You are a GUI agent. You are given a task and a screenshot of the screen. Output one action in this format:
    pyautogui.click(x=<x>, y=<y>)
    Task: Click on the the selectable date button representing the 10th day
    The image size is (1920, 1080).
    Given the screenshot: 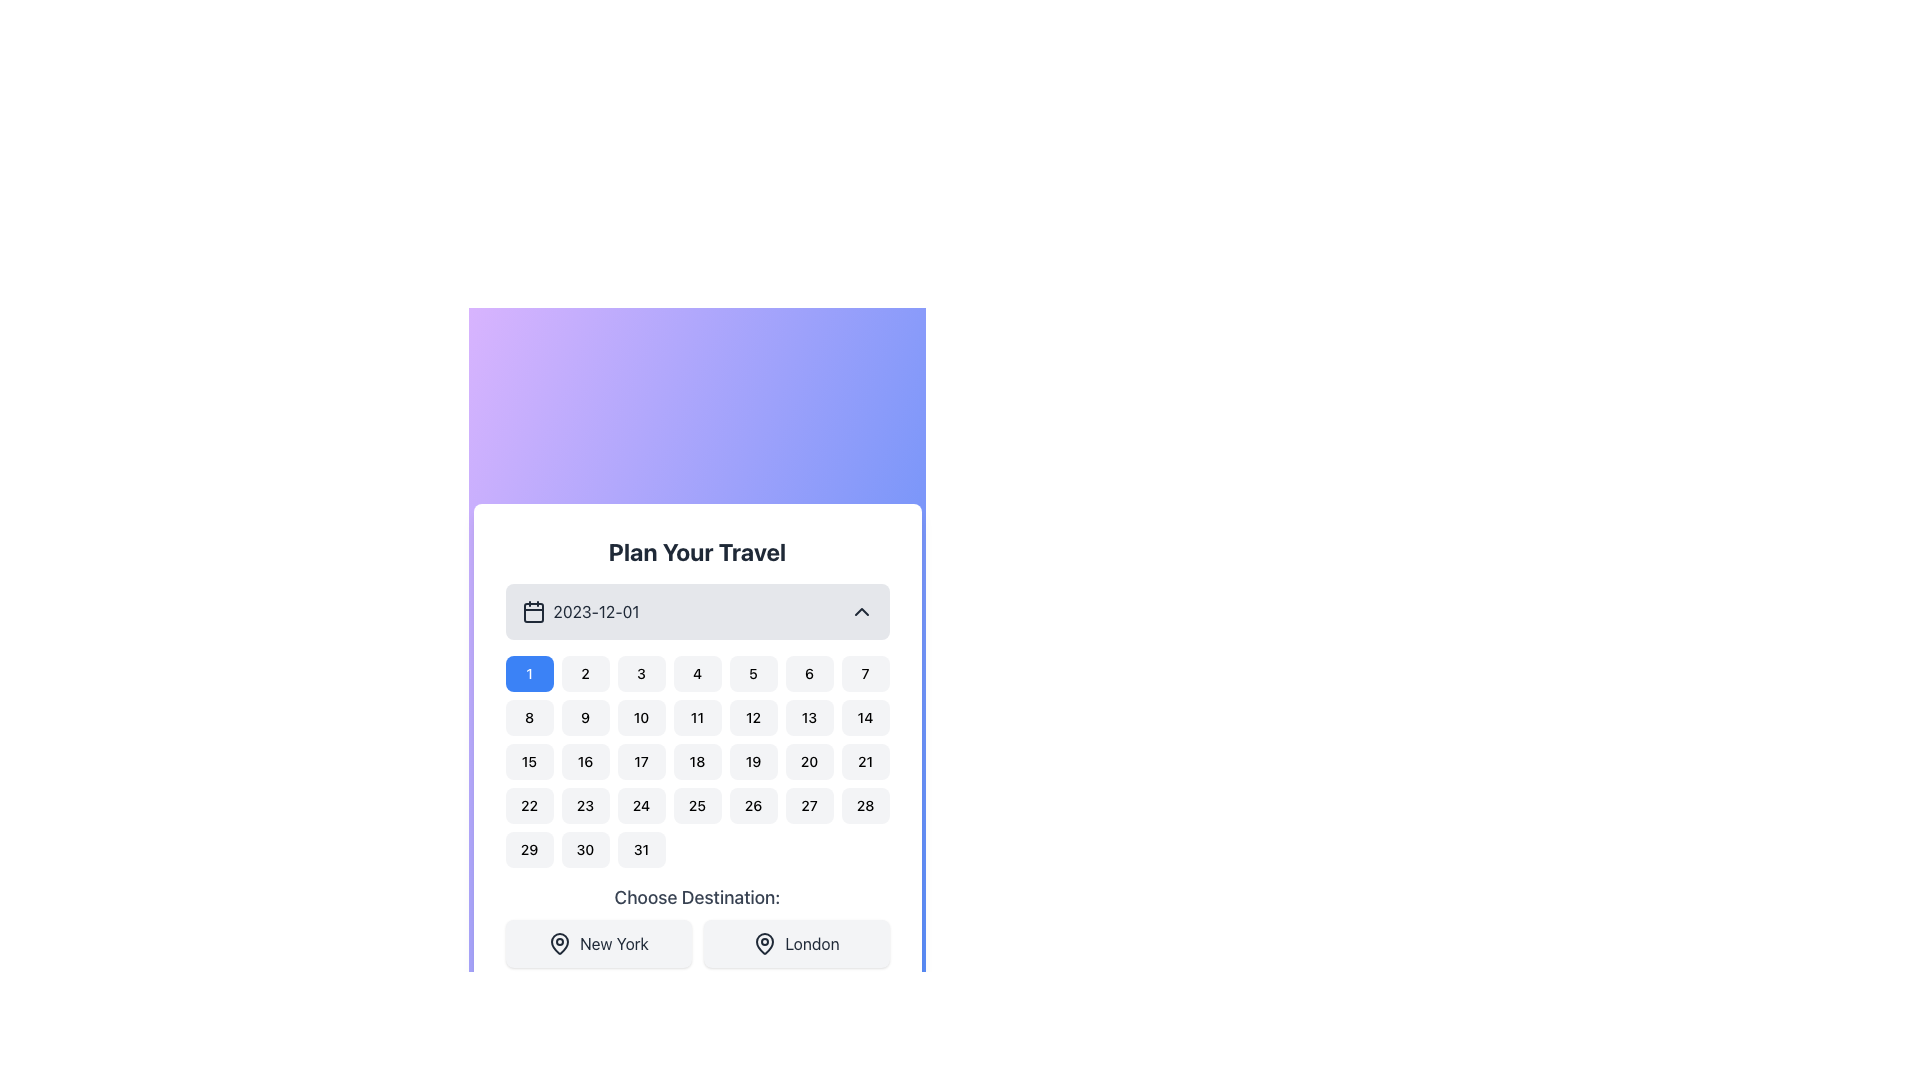 What is the action you would take?
    pyautogui.click(x=641, y=716)
    